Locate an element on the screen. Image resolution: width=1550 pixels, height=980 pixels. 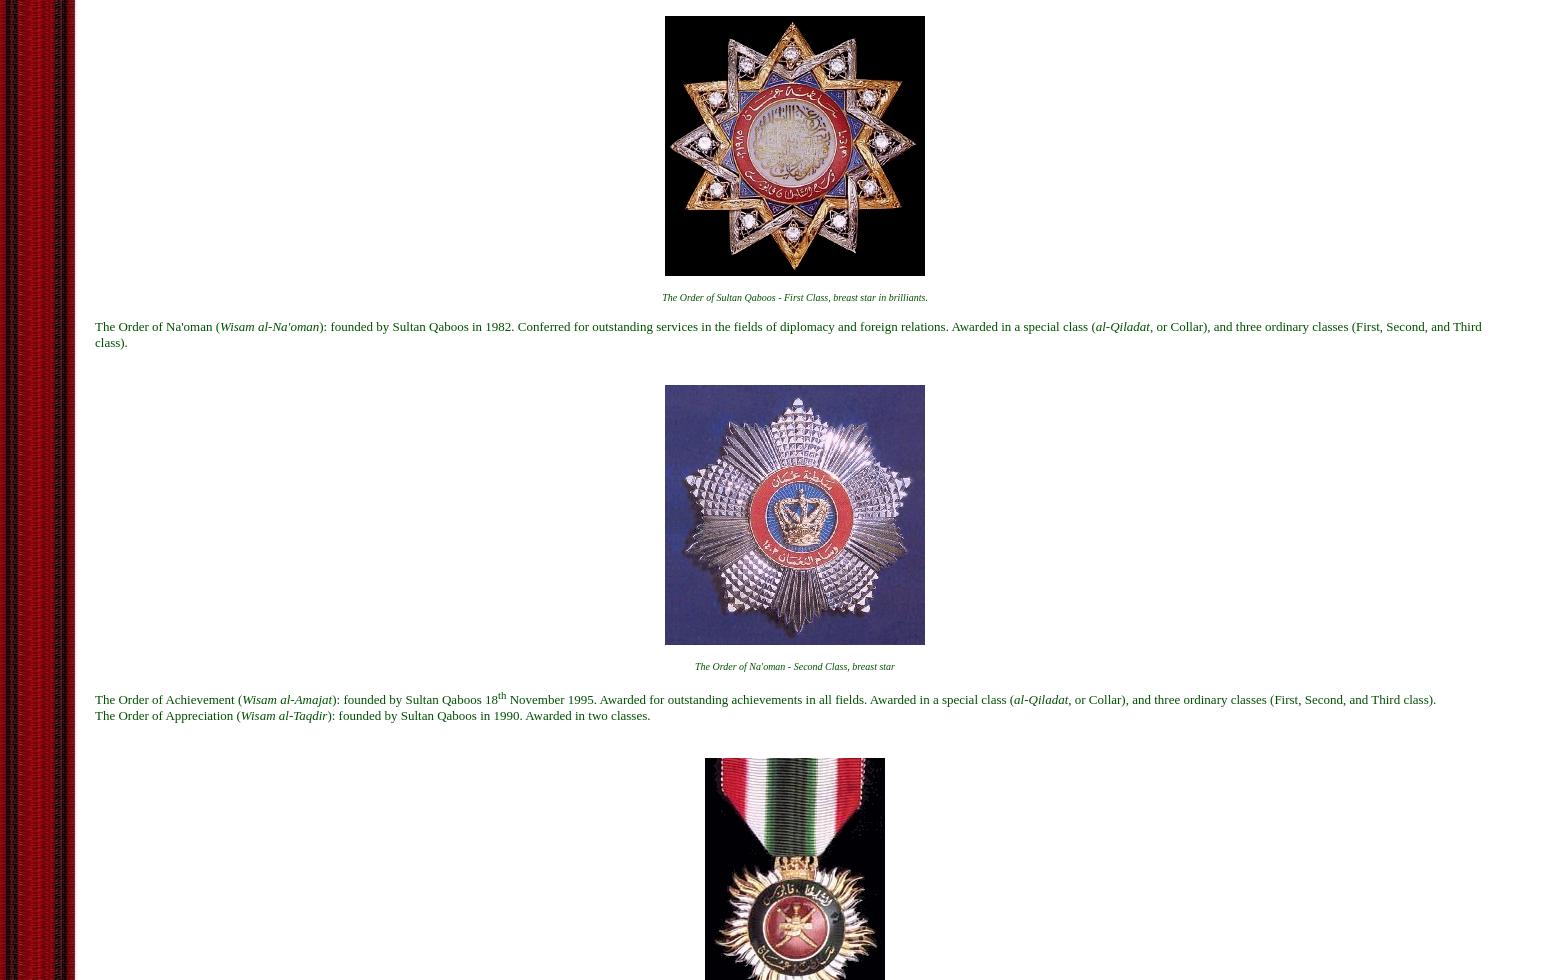
'The Order of Achievement (' is located at coordinates (167, 698).